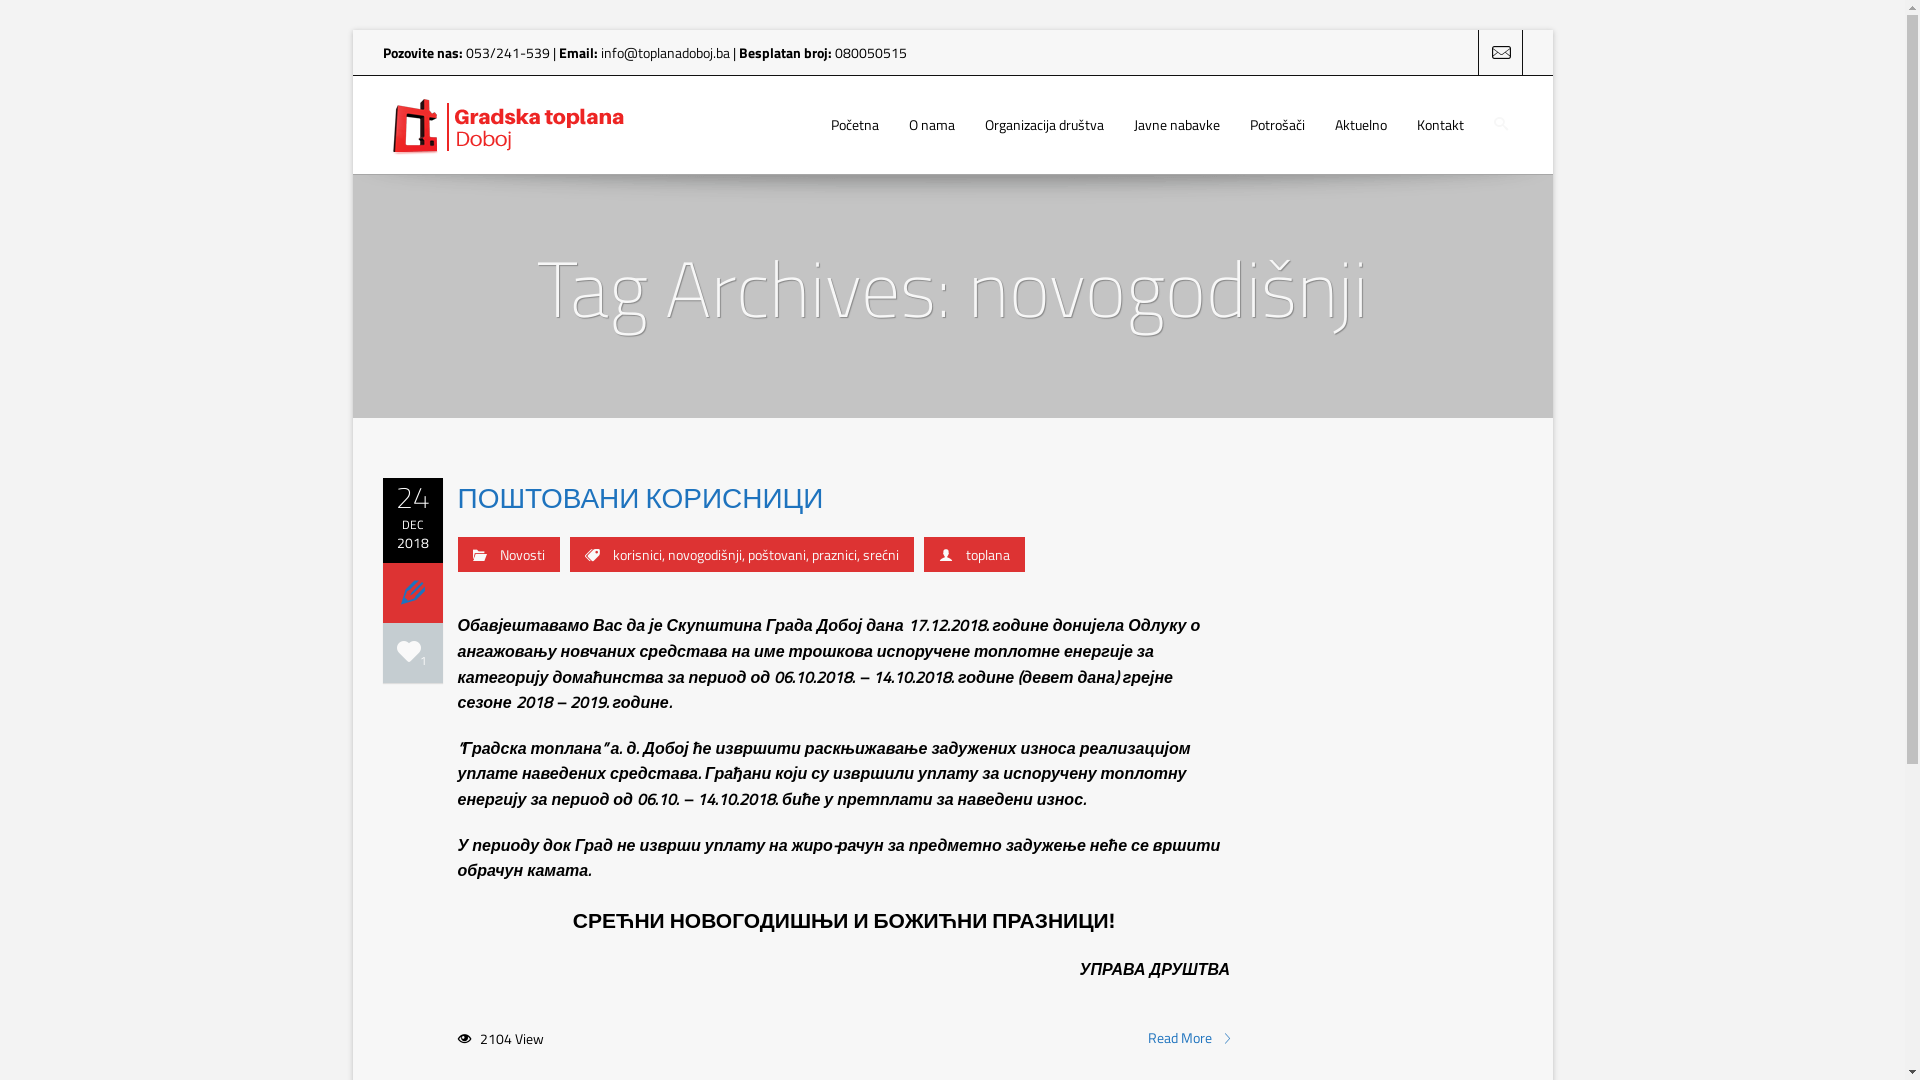  I want to click on 'info@toplanadoboj.ba', so click(599, 51).